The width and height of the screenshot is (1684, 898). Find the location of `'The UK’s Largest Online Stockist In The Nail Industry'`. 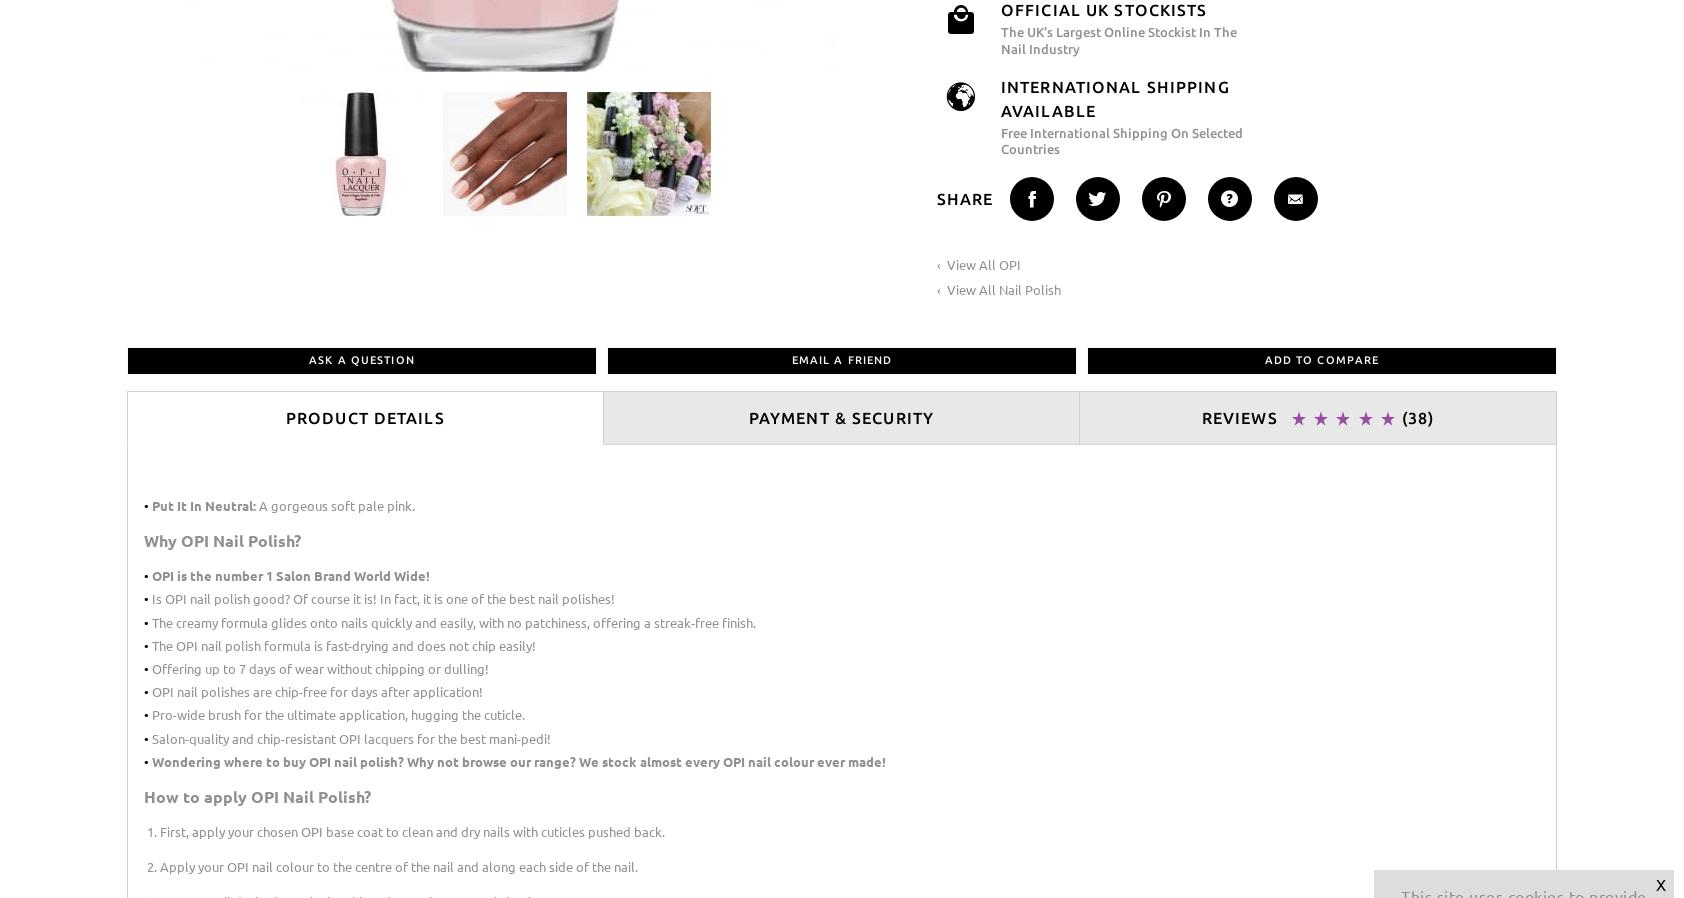

'The UK’s Largest Online Stockist In The Nail Industry' is located at coordinates (1119, 38).